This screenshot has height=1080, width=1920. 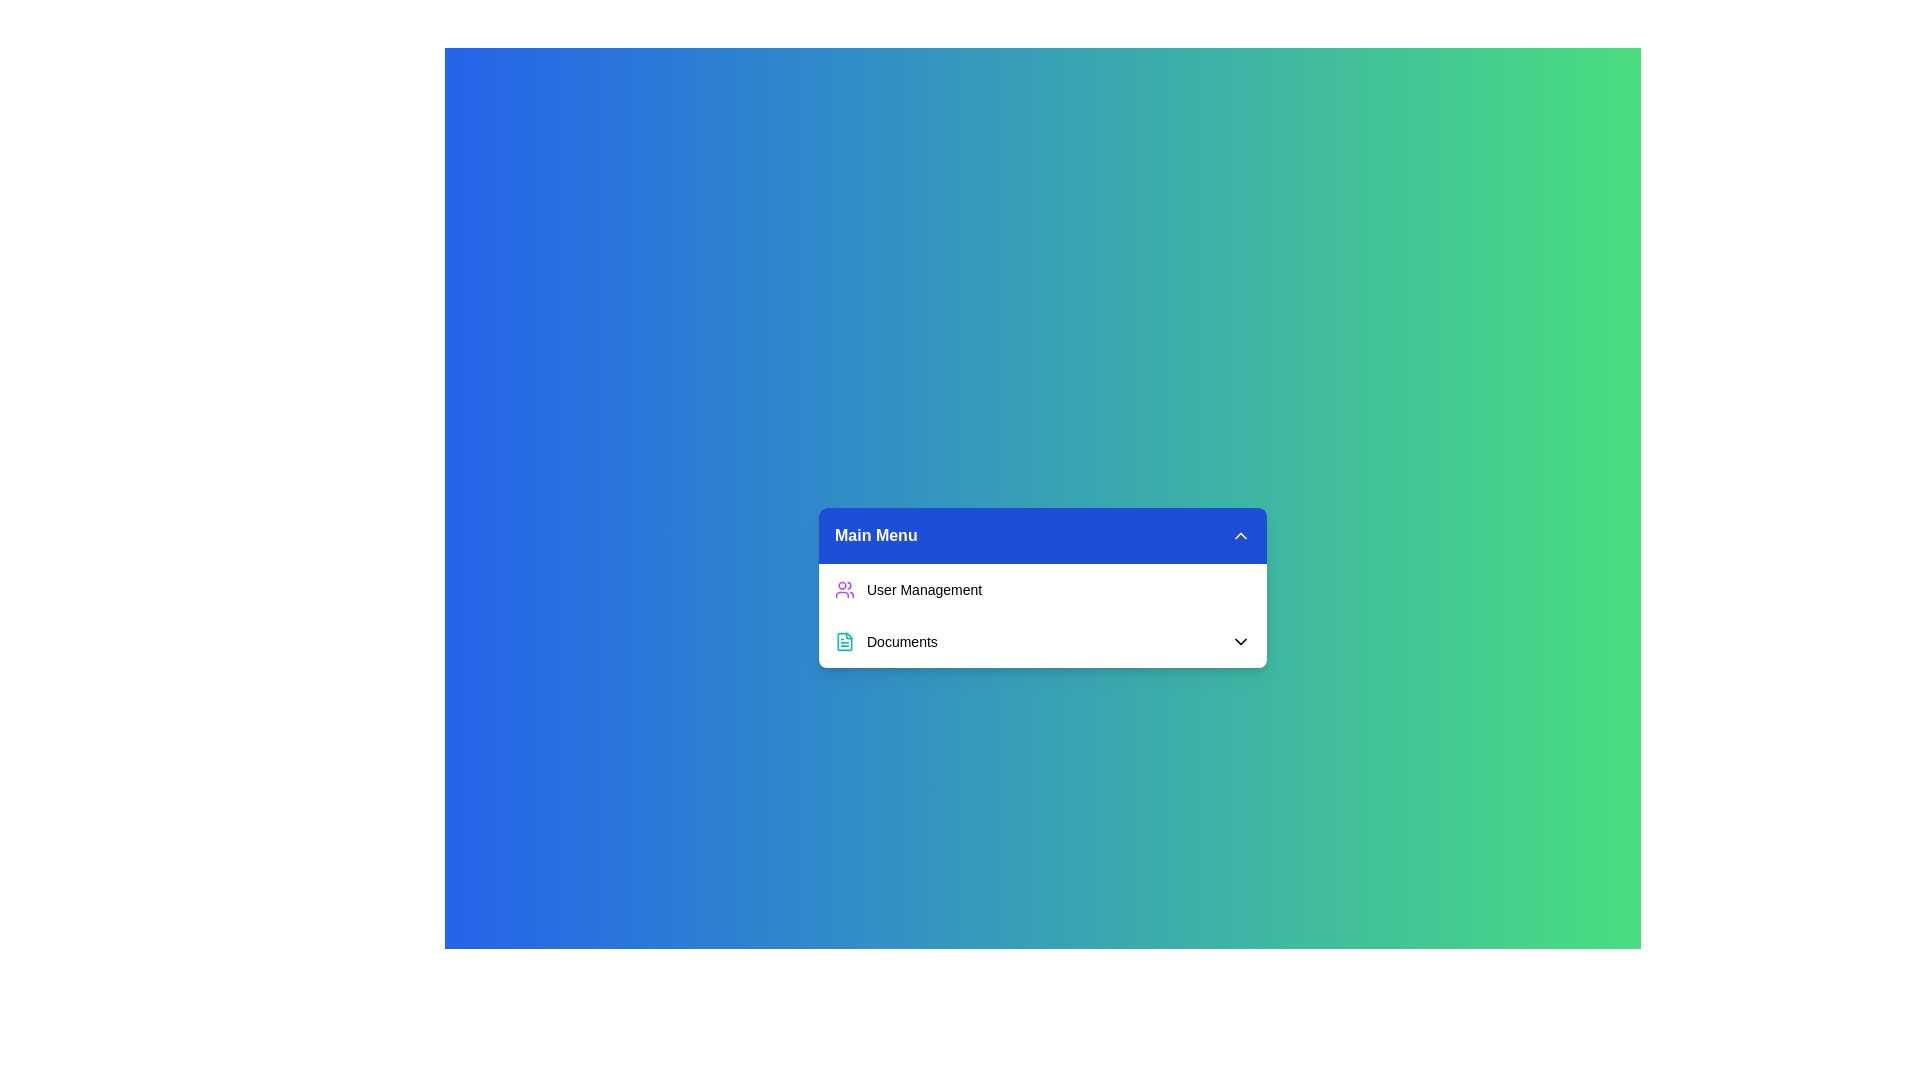 What do you see at coordinates (844, 641) in the screenshot?
I see `the 'Documents' icon located in the 'Main Menu' section` at bounding box center [844, 641].